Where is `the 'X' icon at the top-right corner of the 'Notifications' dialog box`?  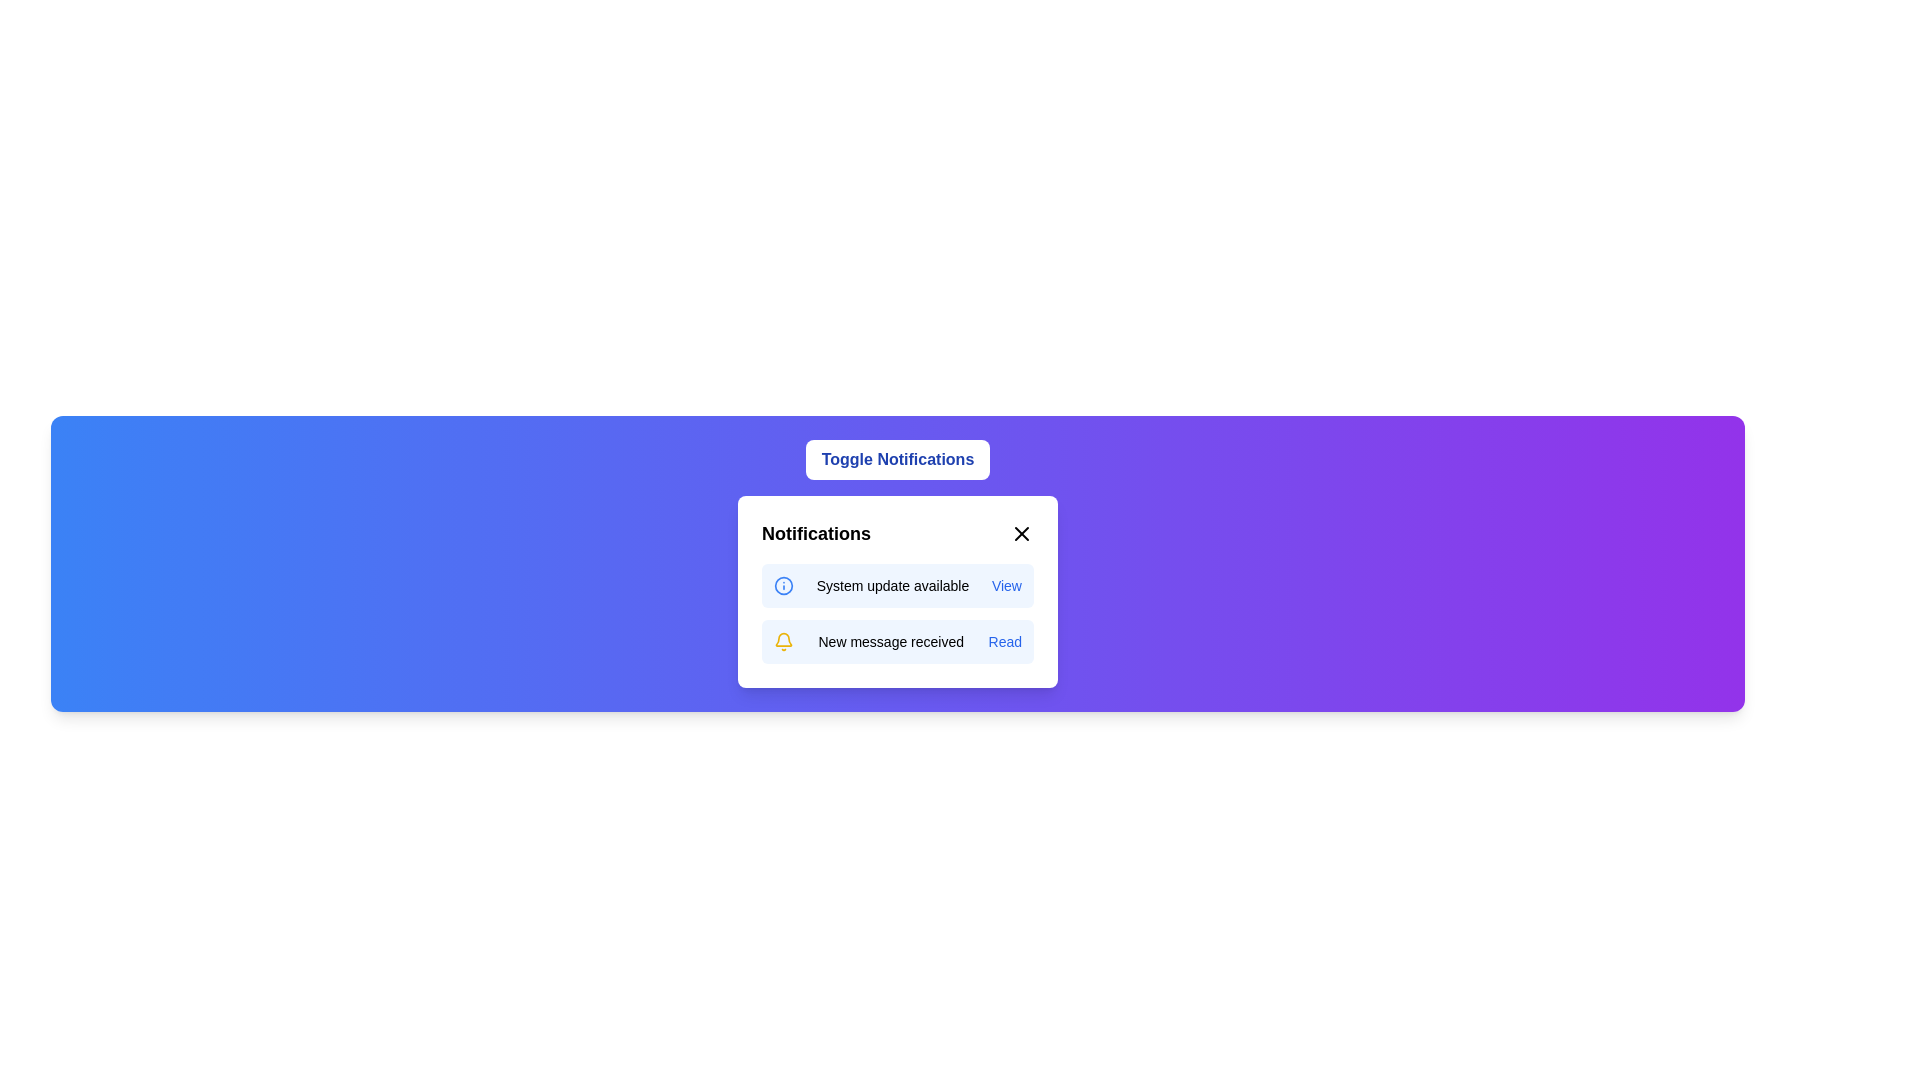 the 'X' icon at the top-right corner of the 'Notifications' dialog box is located at coordinates (1022, 532).